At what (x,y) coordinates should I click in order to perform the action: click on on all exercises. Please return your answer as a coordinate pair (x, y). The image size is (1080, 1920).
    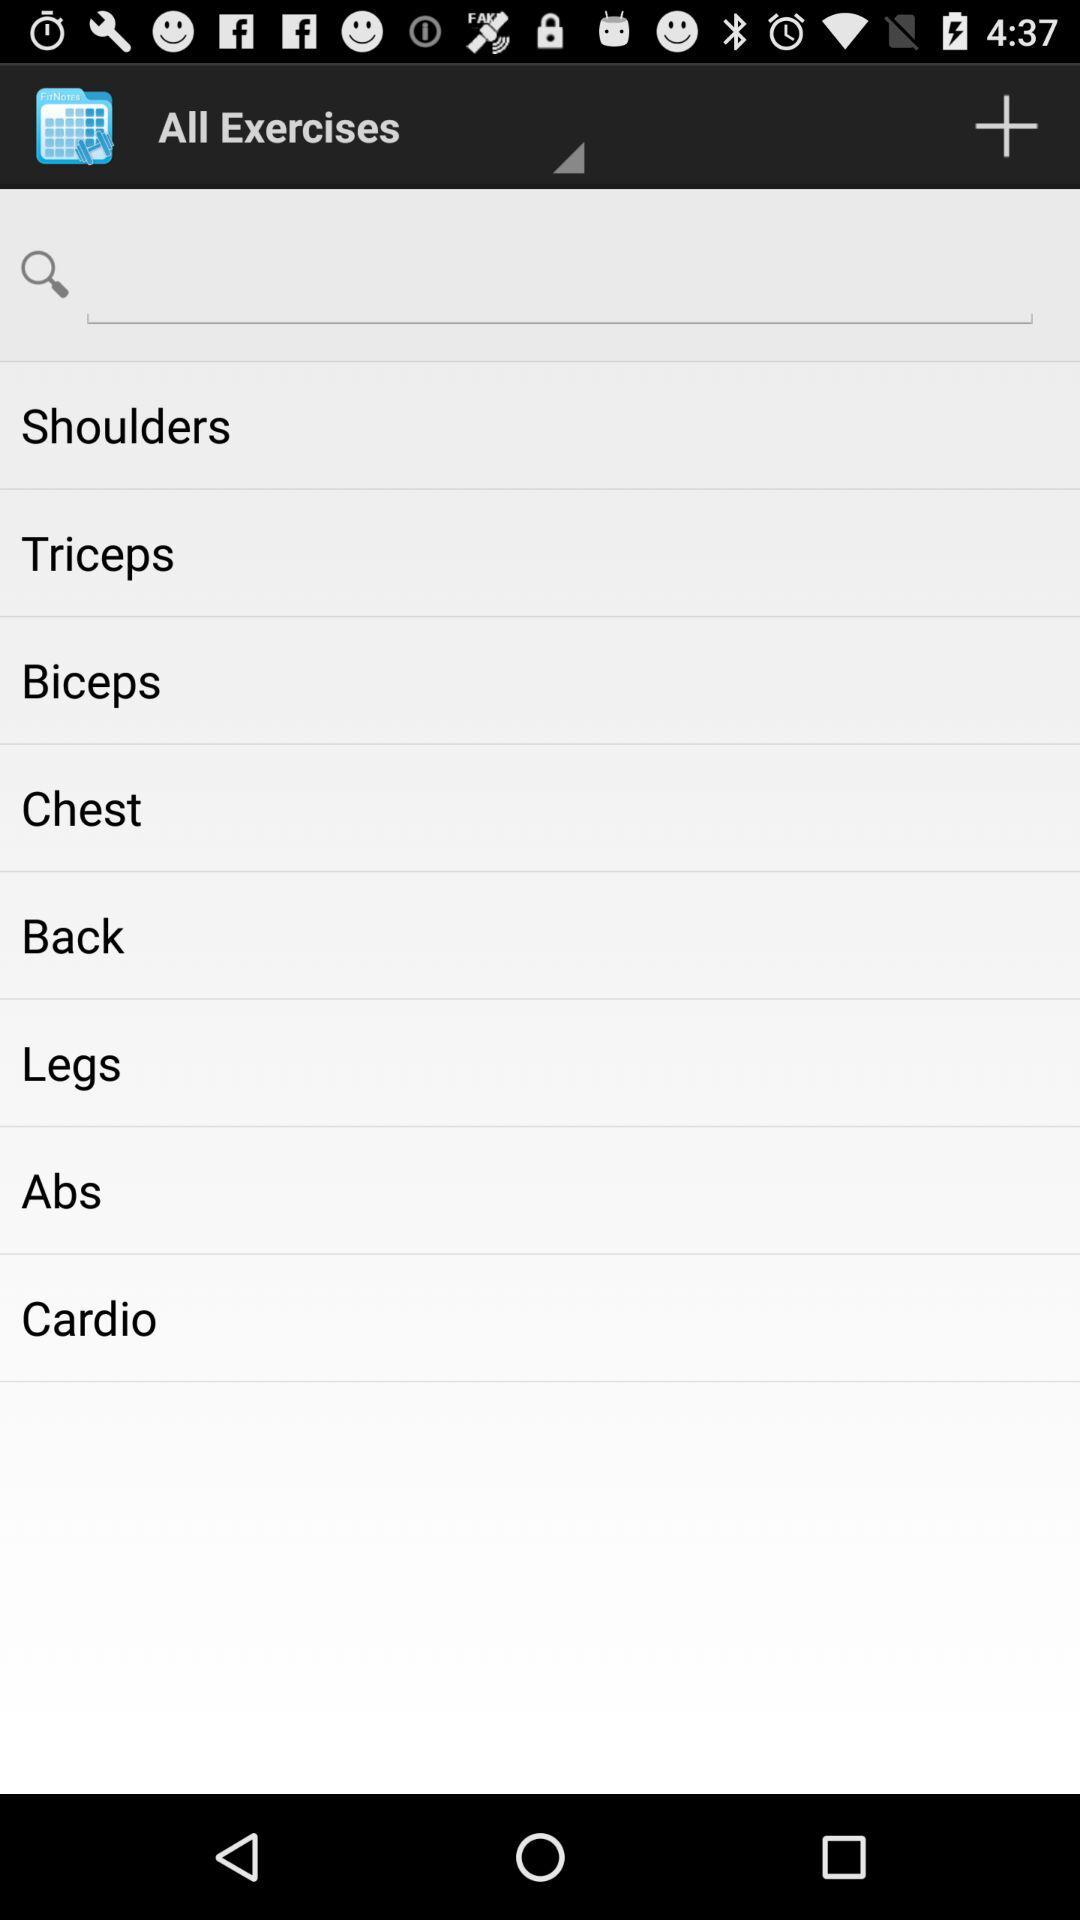
    Looking at the image, I should click on (361, 124).